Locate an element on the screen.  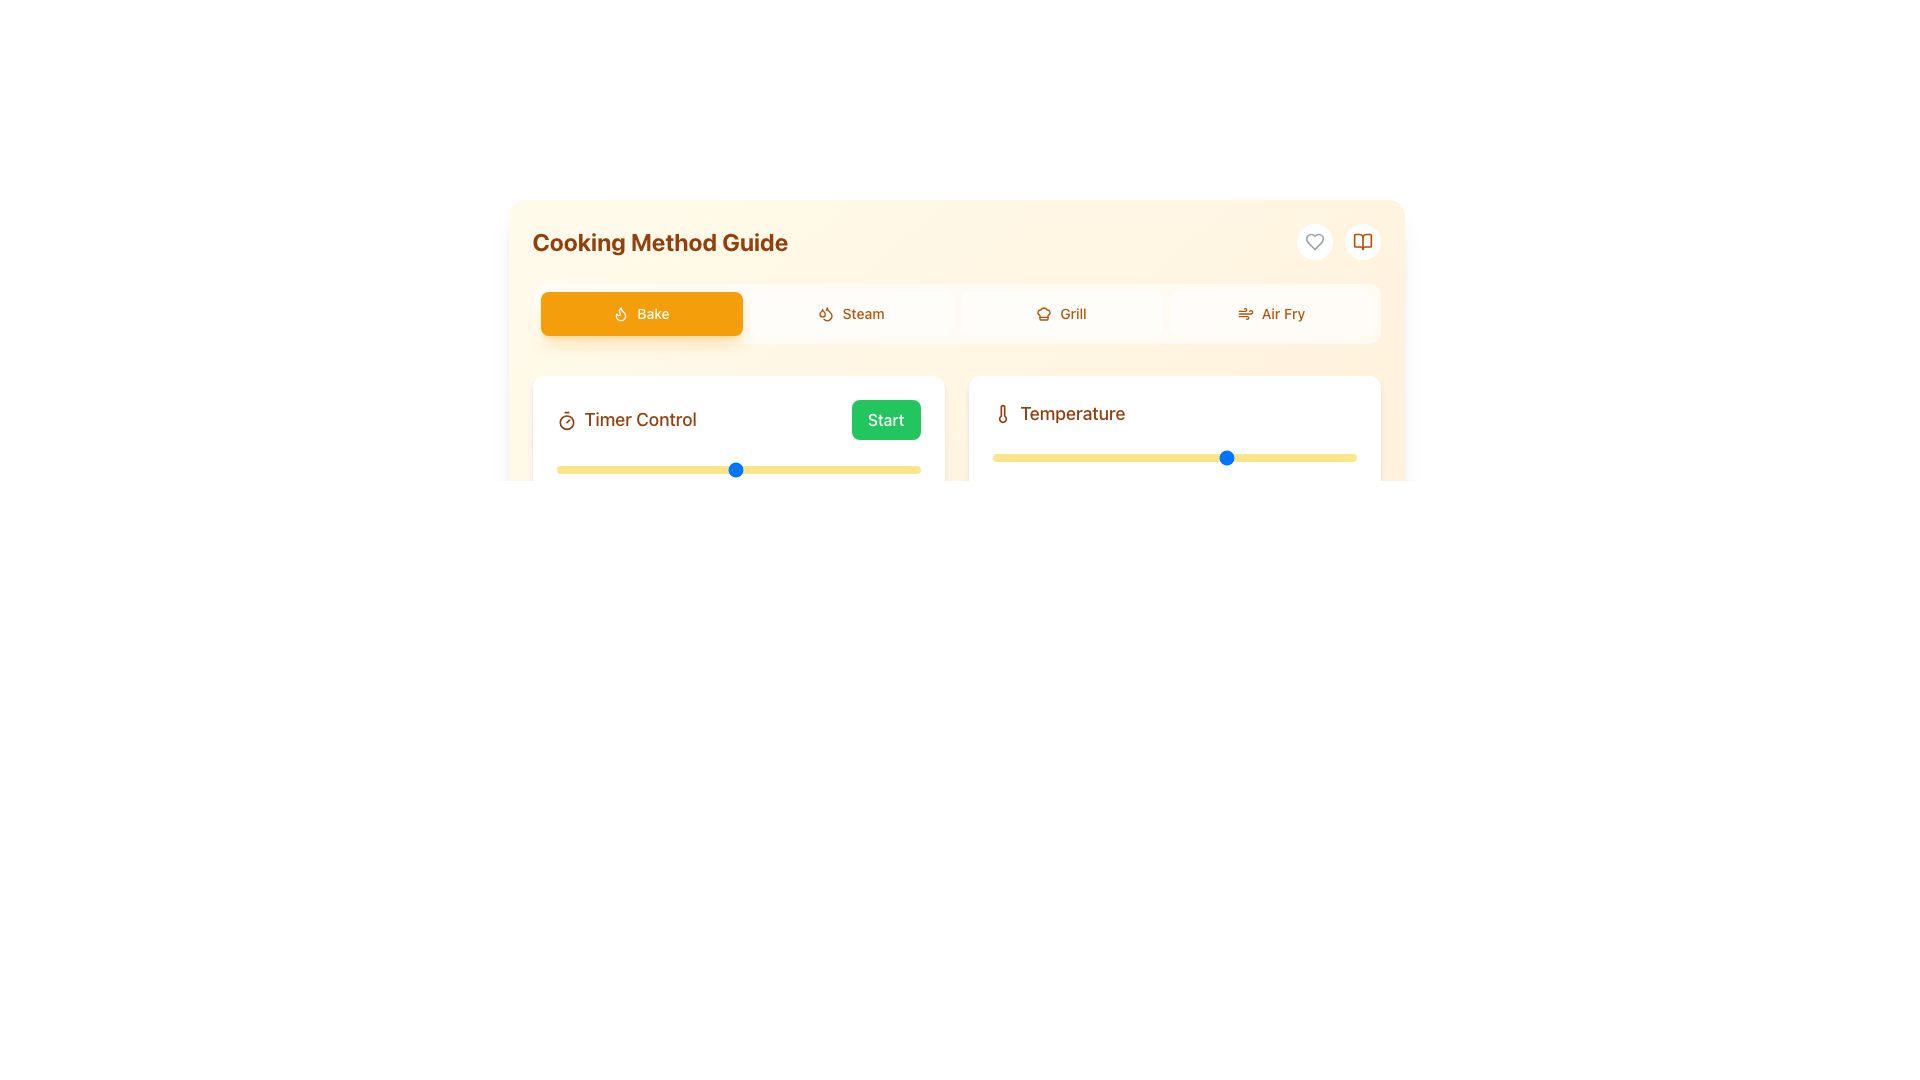
the temperature slider is located at coordinates (1106, 458).